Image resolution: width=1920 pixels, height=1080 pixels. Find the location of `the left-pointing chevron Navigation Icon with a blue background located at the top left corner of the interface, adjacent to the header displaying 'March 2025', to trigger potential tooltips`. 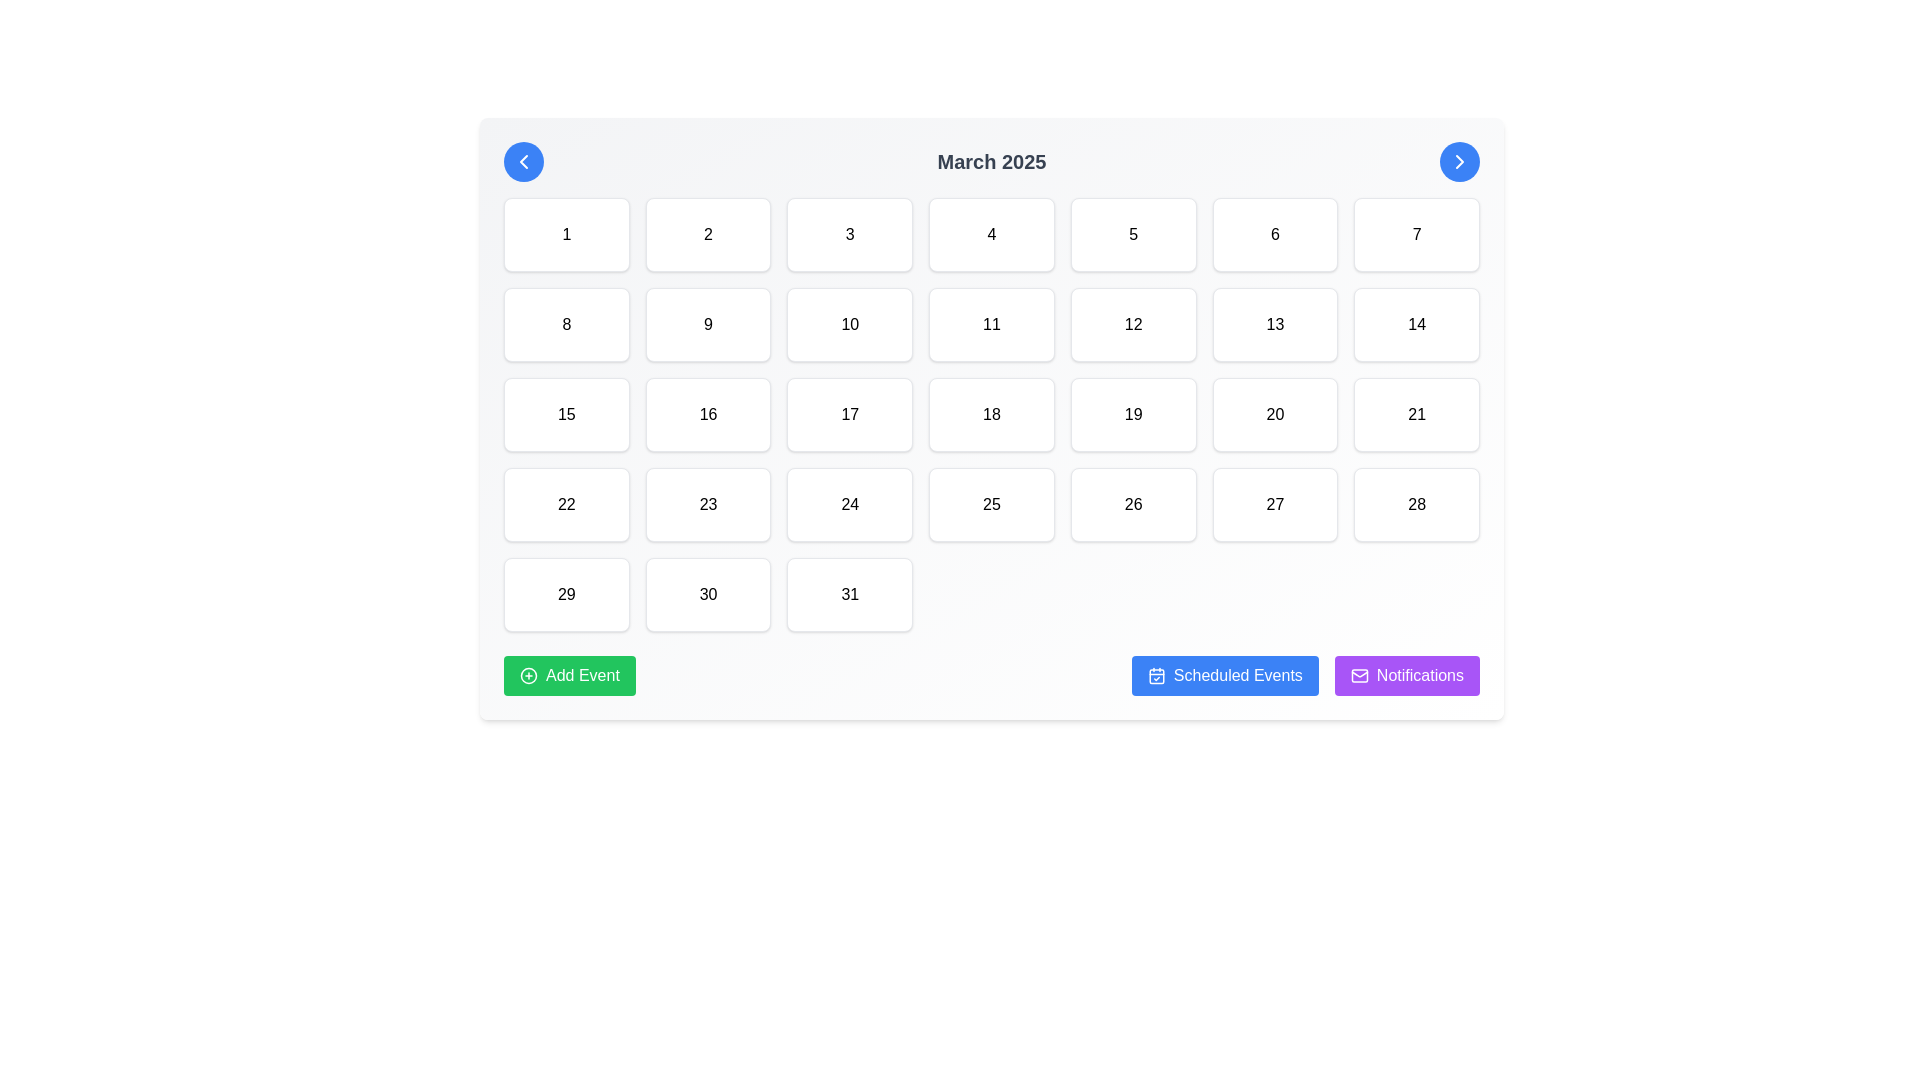

the left-pointing chevron Navigation Icon with a blue background located at the top left corner of the interface, adjacent to the header displaying 'March 2025', to trigger potential tooltips is located at coordinates (523, 161).